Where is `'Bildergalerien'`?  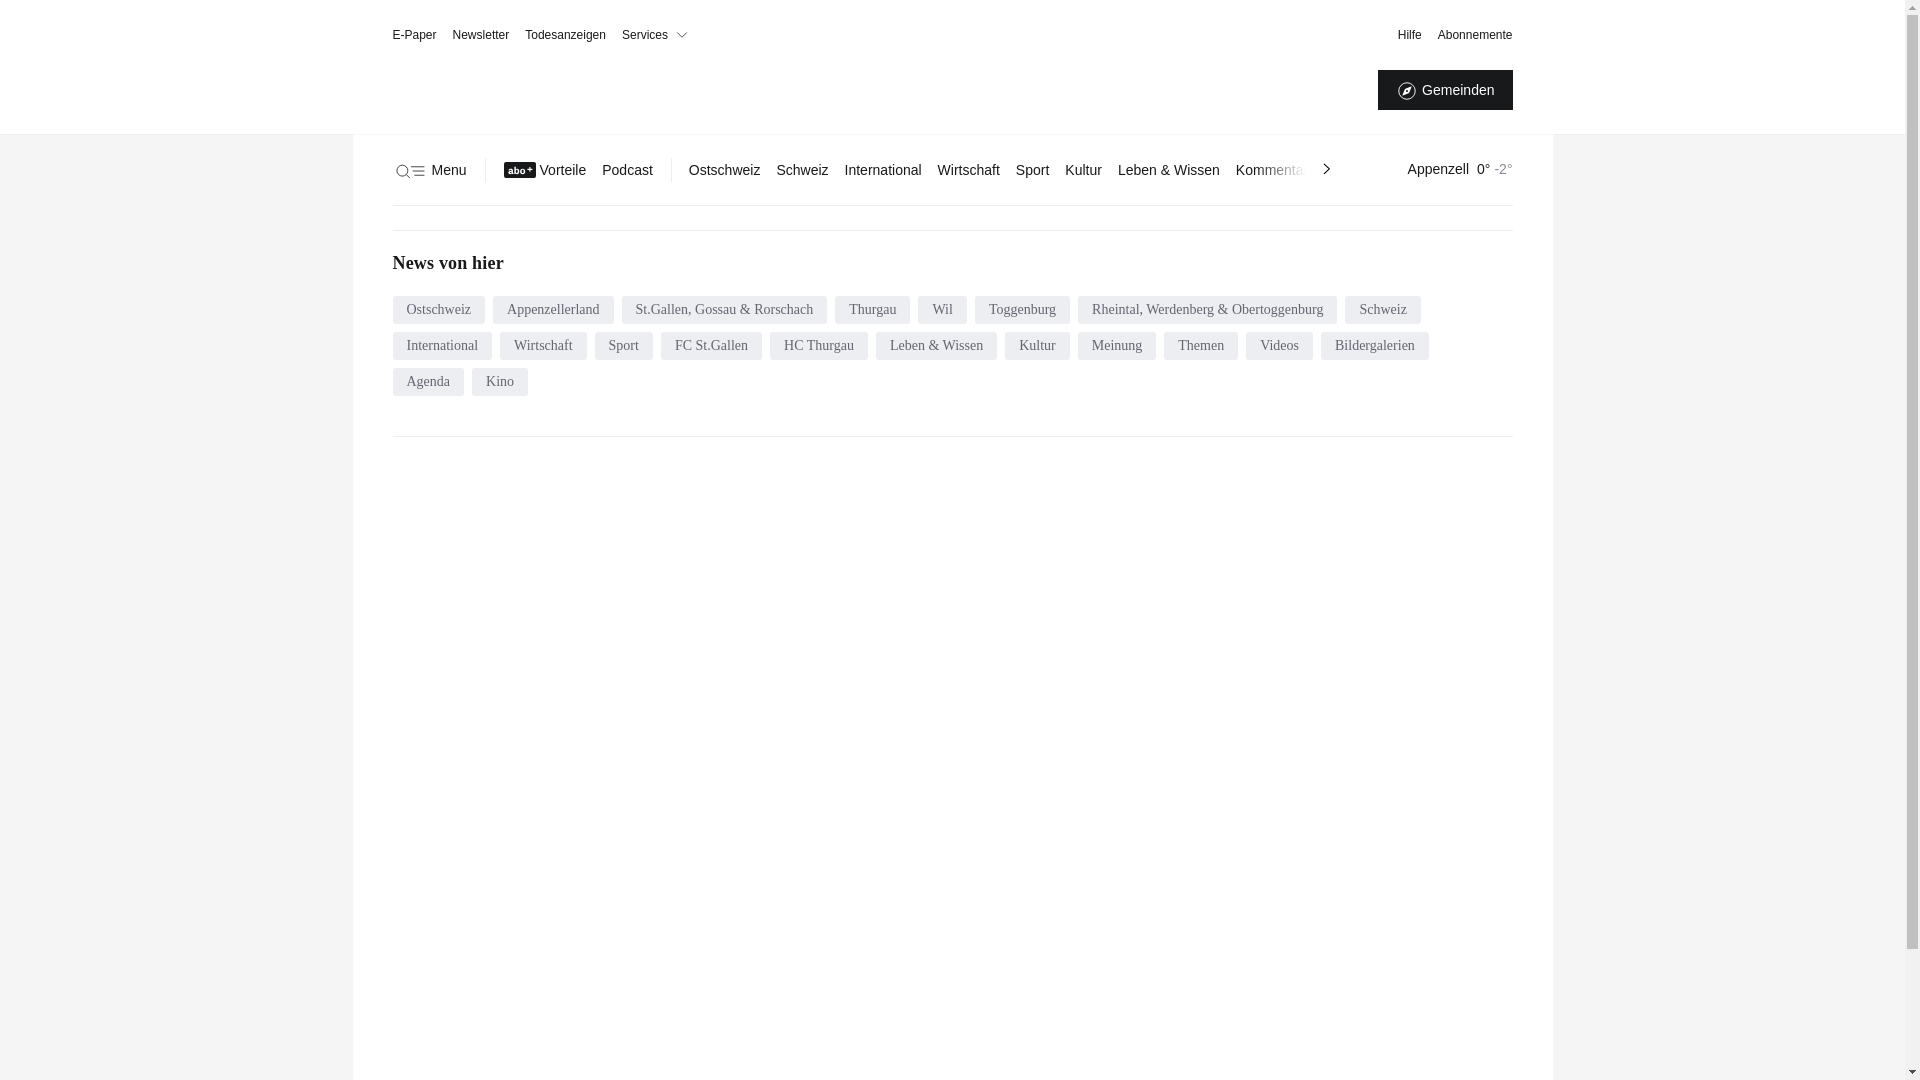
'Bildergalerien' is located at coordinates (1320, 345).